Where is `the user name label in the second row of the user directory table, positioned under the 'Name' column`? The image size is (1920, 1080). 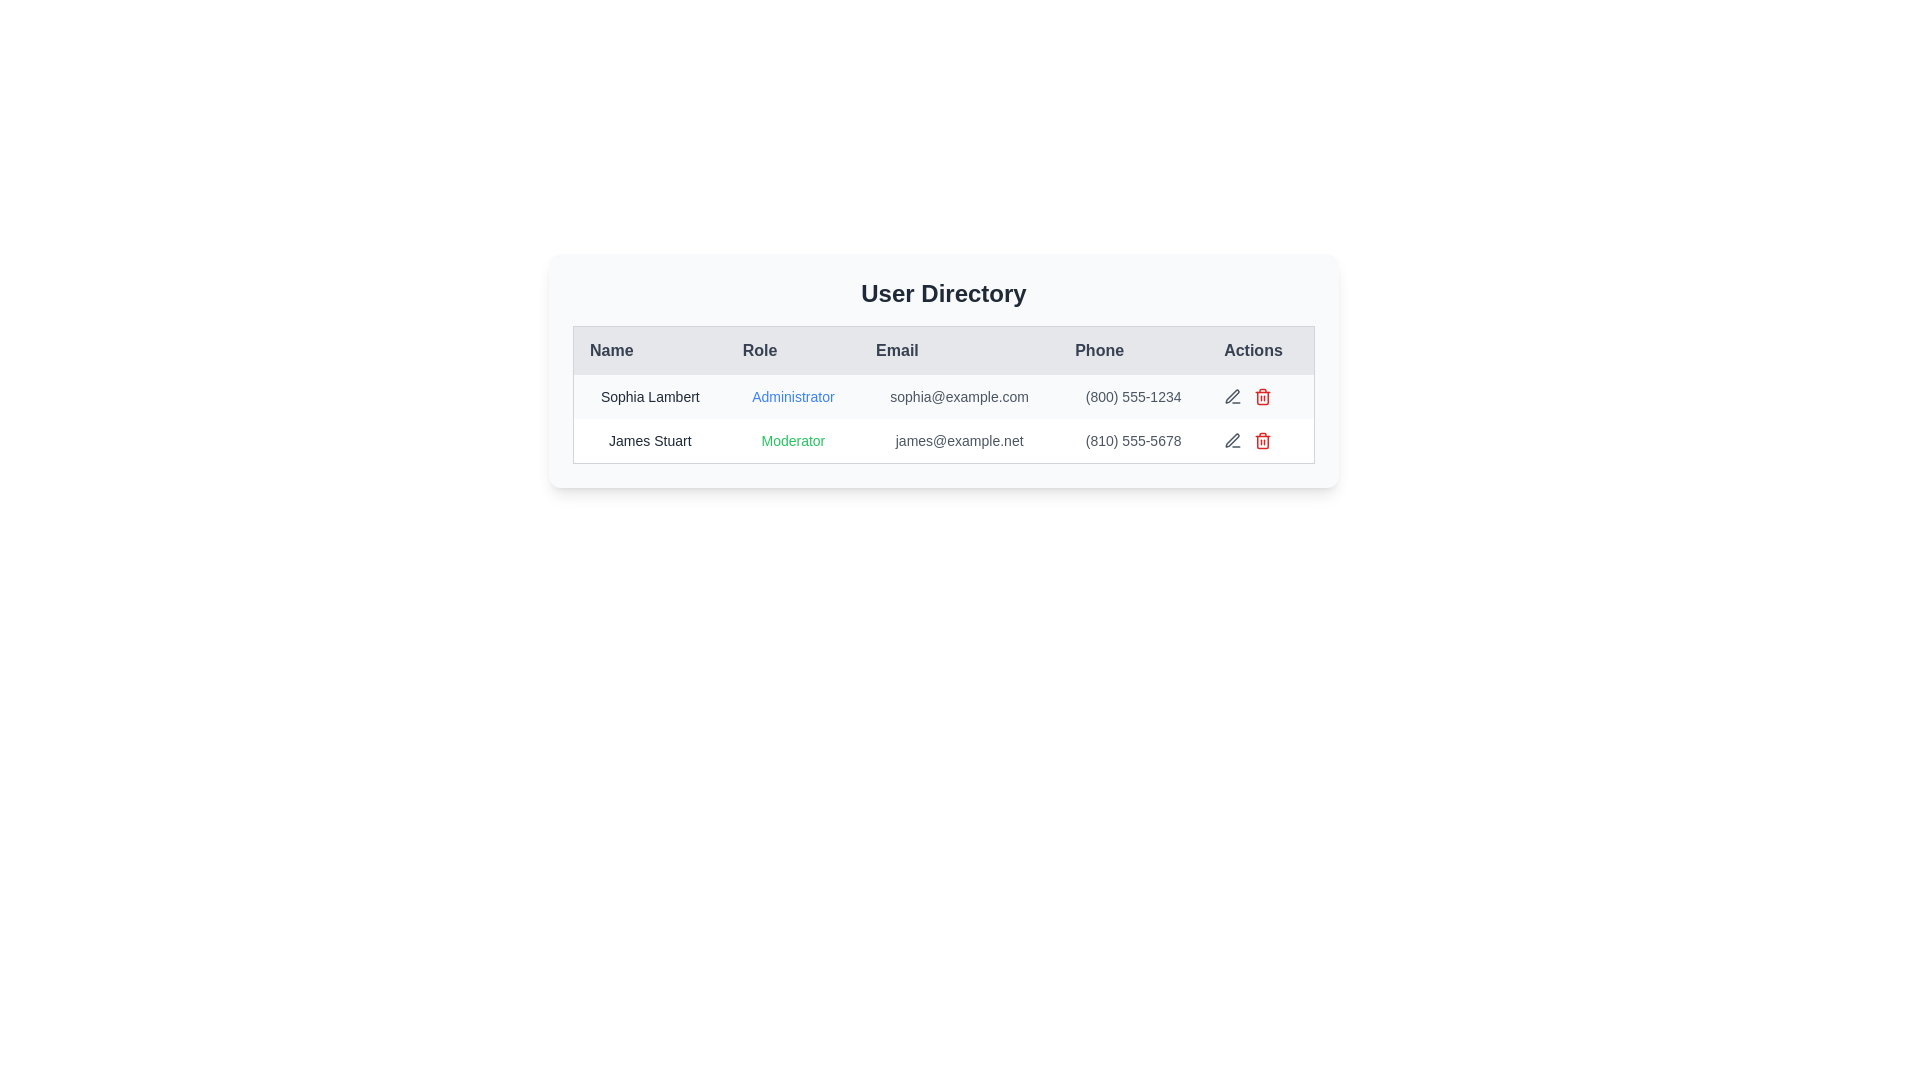
the user name label in the second row of the user directory table, positioned under the 'Name' column is located at coordinates (650, 440).